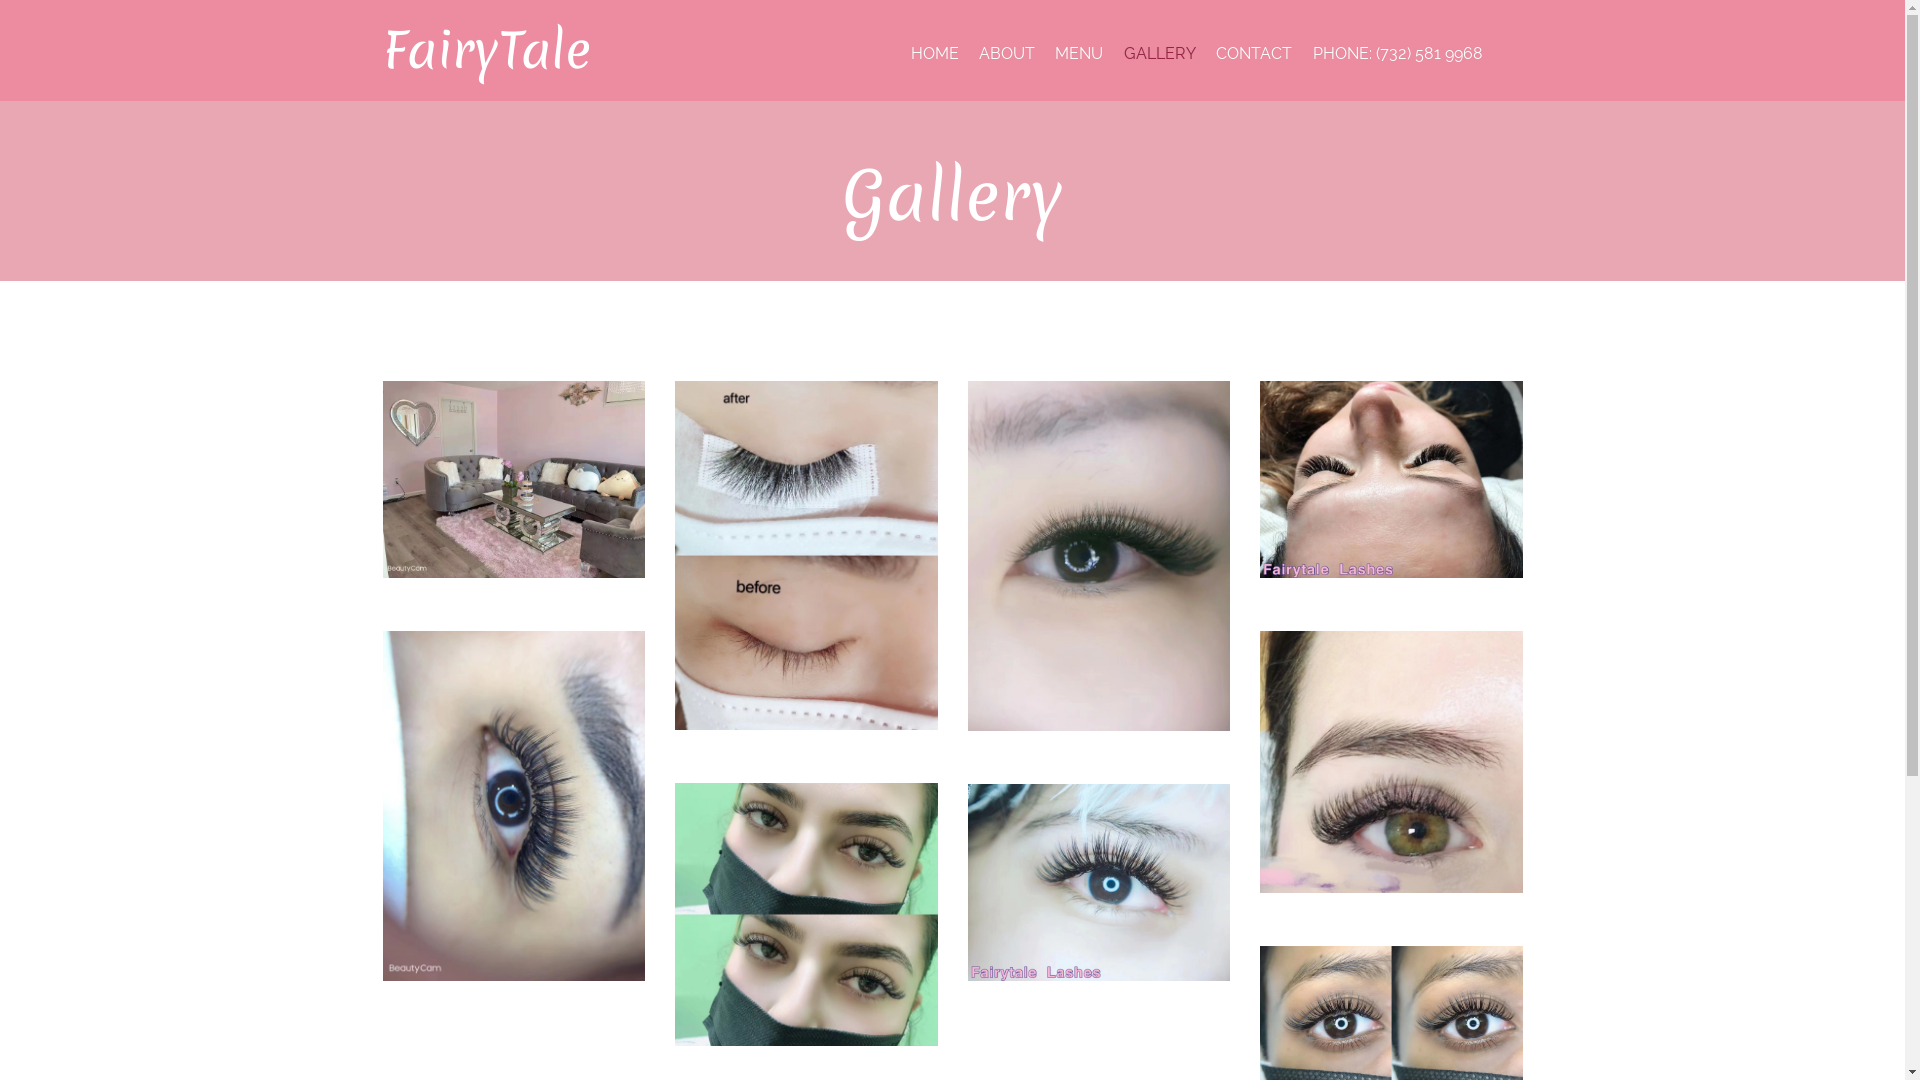  Describe the element at coordinates (1078, 53) in the screenshot. I see `'MENU'` at that location.